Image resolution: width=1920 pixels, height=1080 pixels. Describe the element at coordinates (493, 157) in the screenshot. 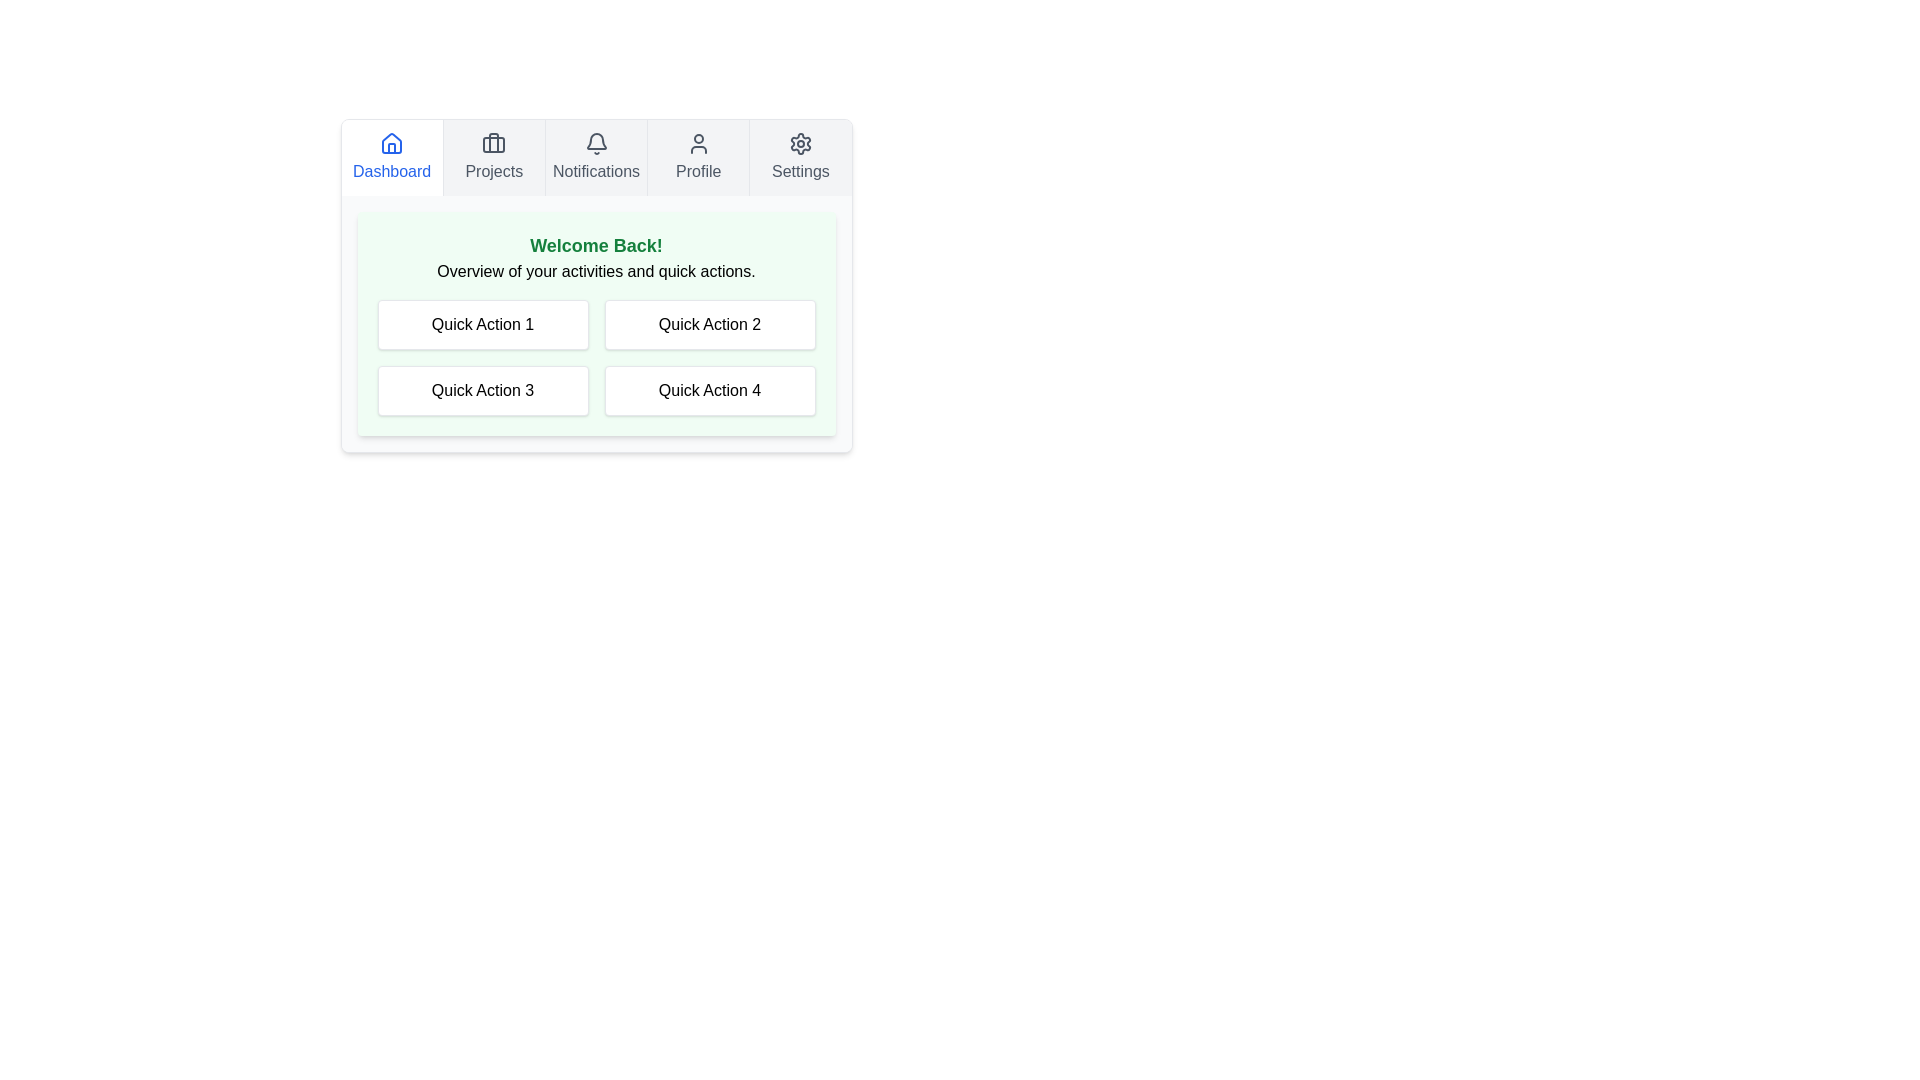

I see `the 'Projects' button in the navigation bar` at that location.